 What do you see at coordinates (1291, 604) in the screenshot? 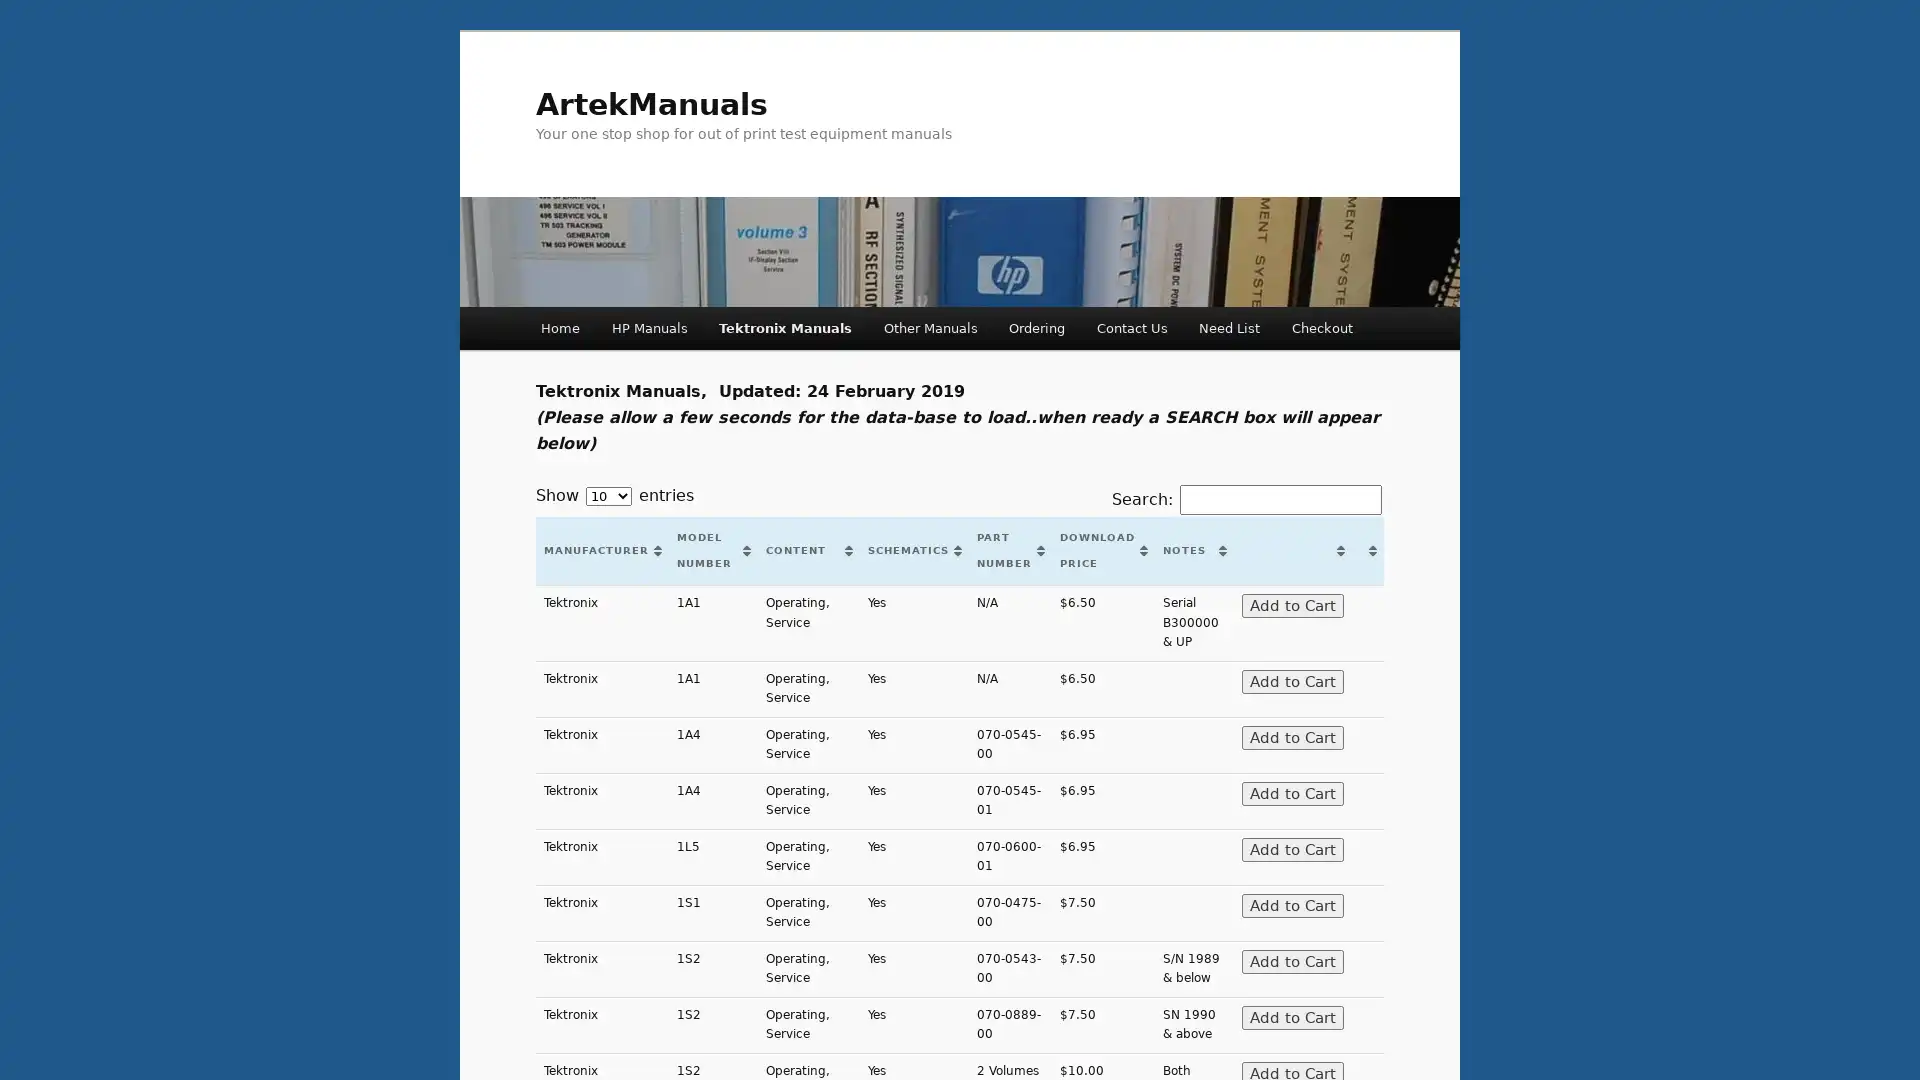
I see `Add to Cart` at bounding box center [1291, 604].